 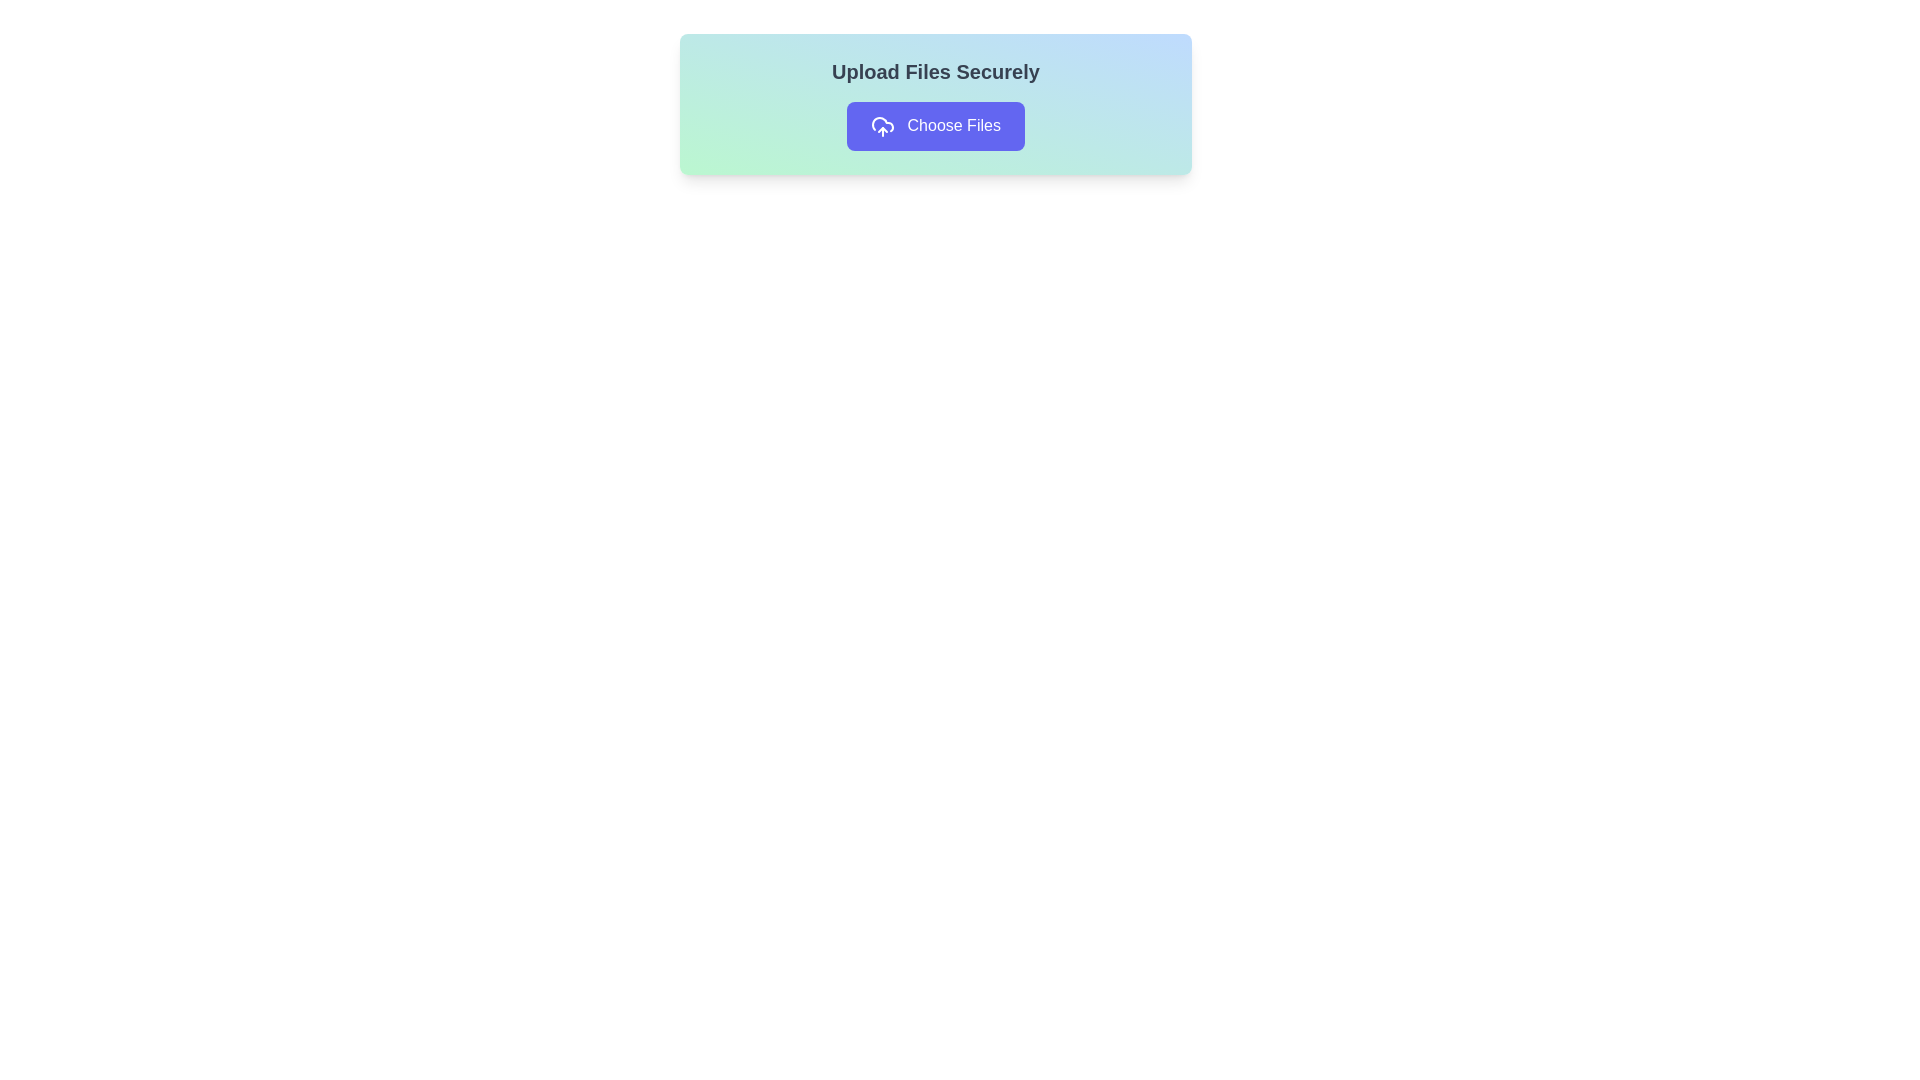 What do you see at coordinates (935, 126) in the screenshot?
I see `the button located directly below the 'Upload Files Securely' text` at bounding box center [935, 126].